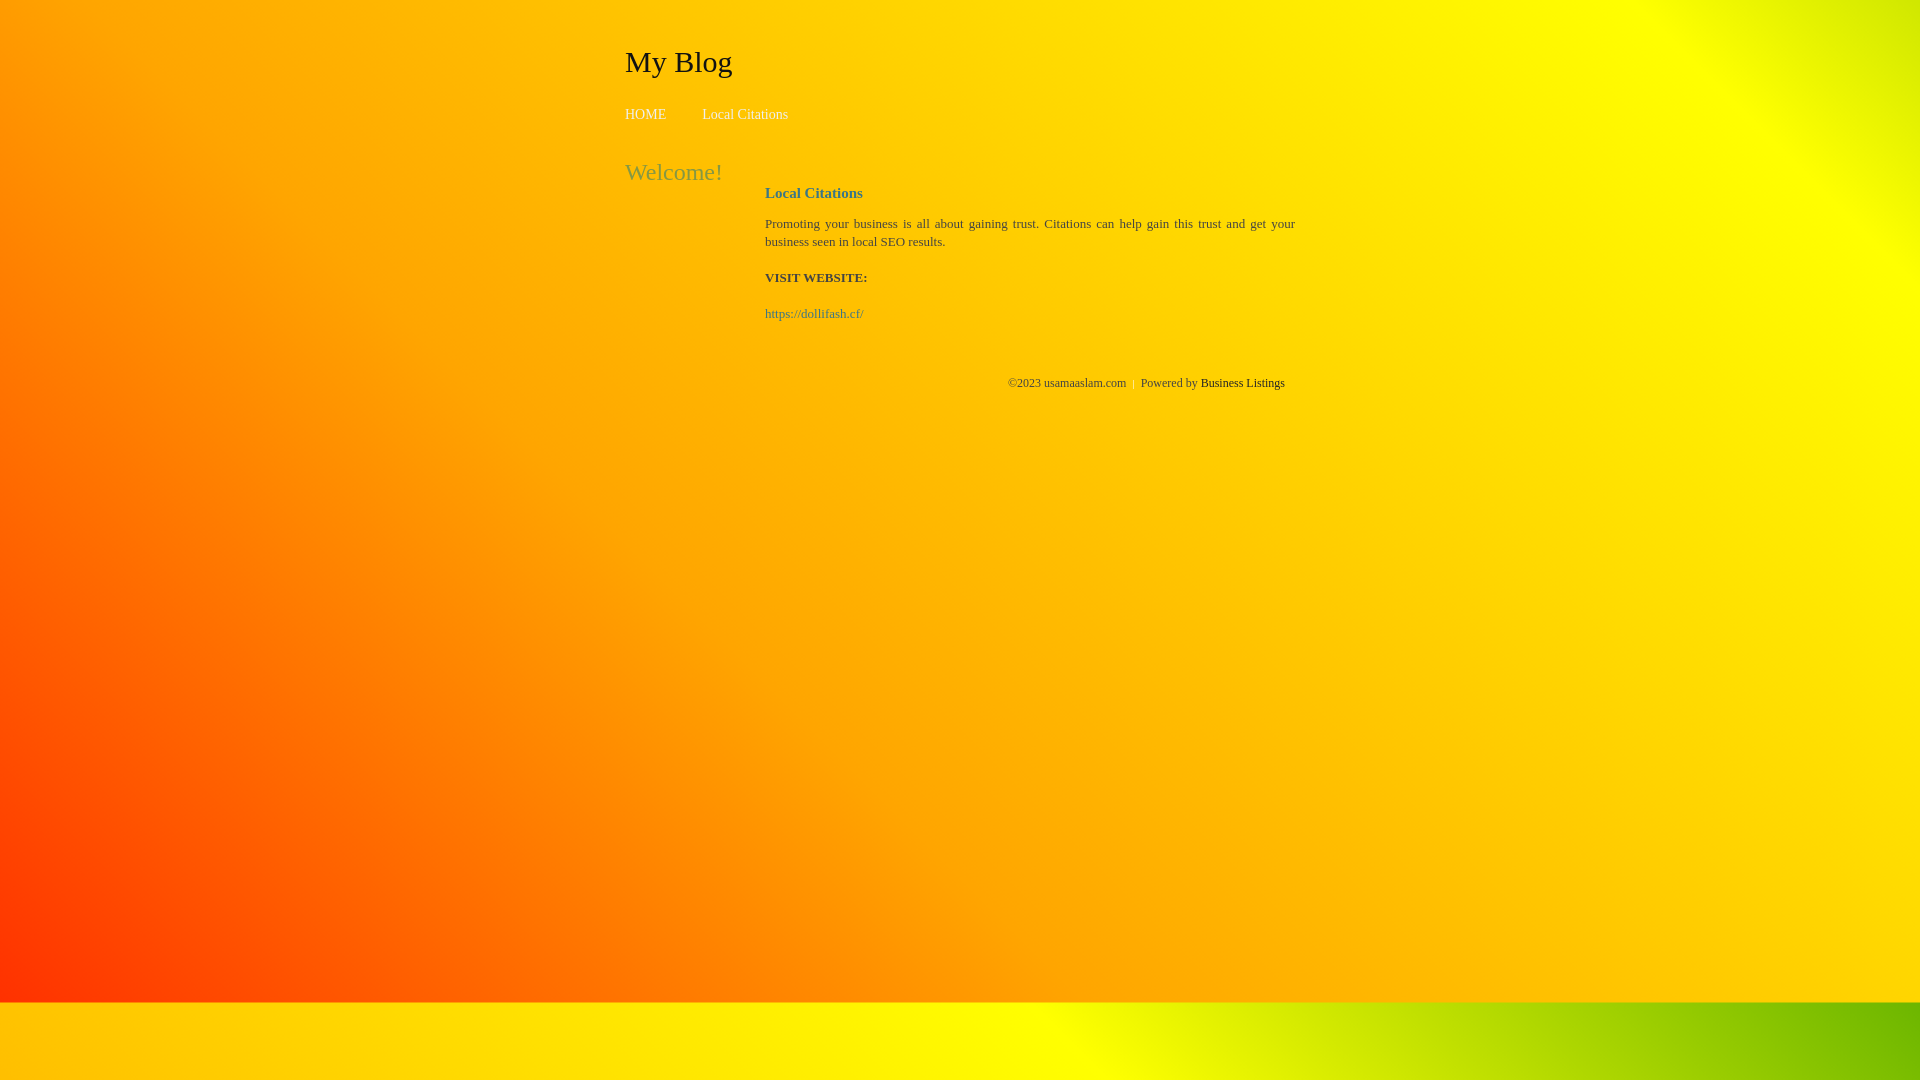  Describe the element at coordinates (645, 114) in the screenshot. I see `'HOME'` at that location.